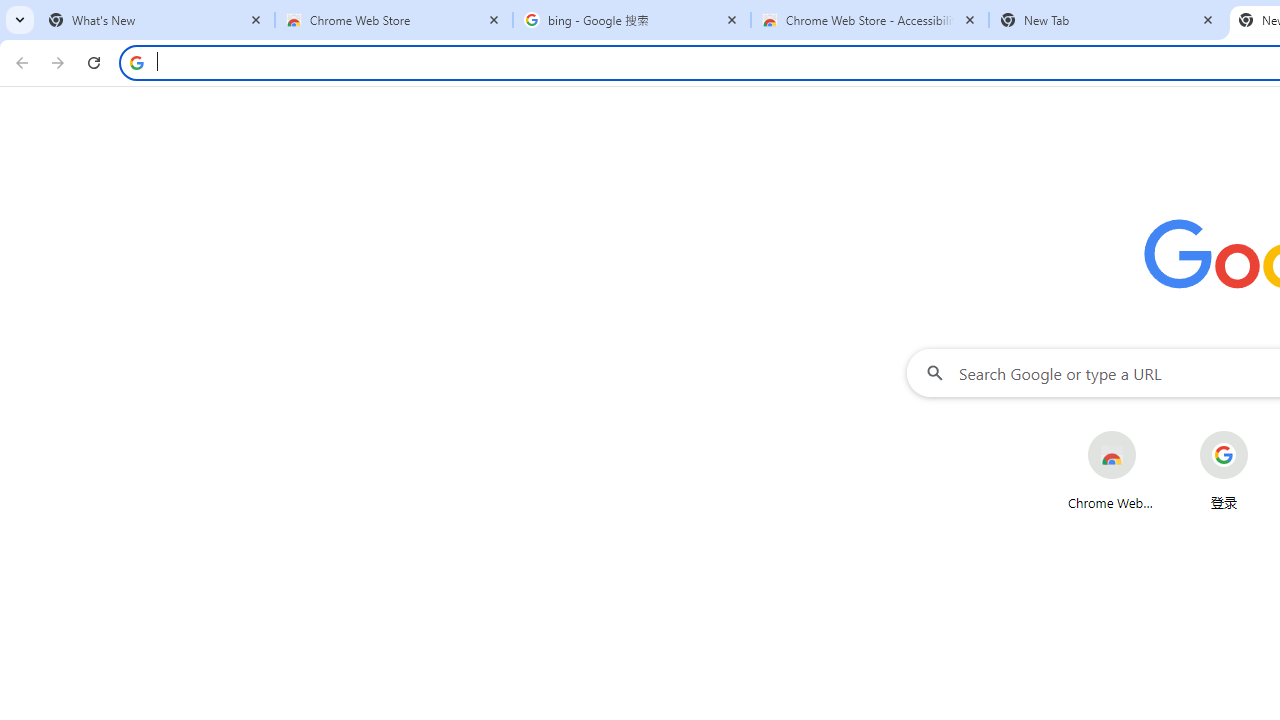 The height and width of the screenshot is (720, 1280). I want to click on 'More actions for Chrome Web Store shortcut', so click(1152, 432).